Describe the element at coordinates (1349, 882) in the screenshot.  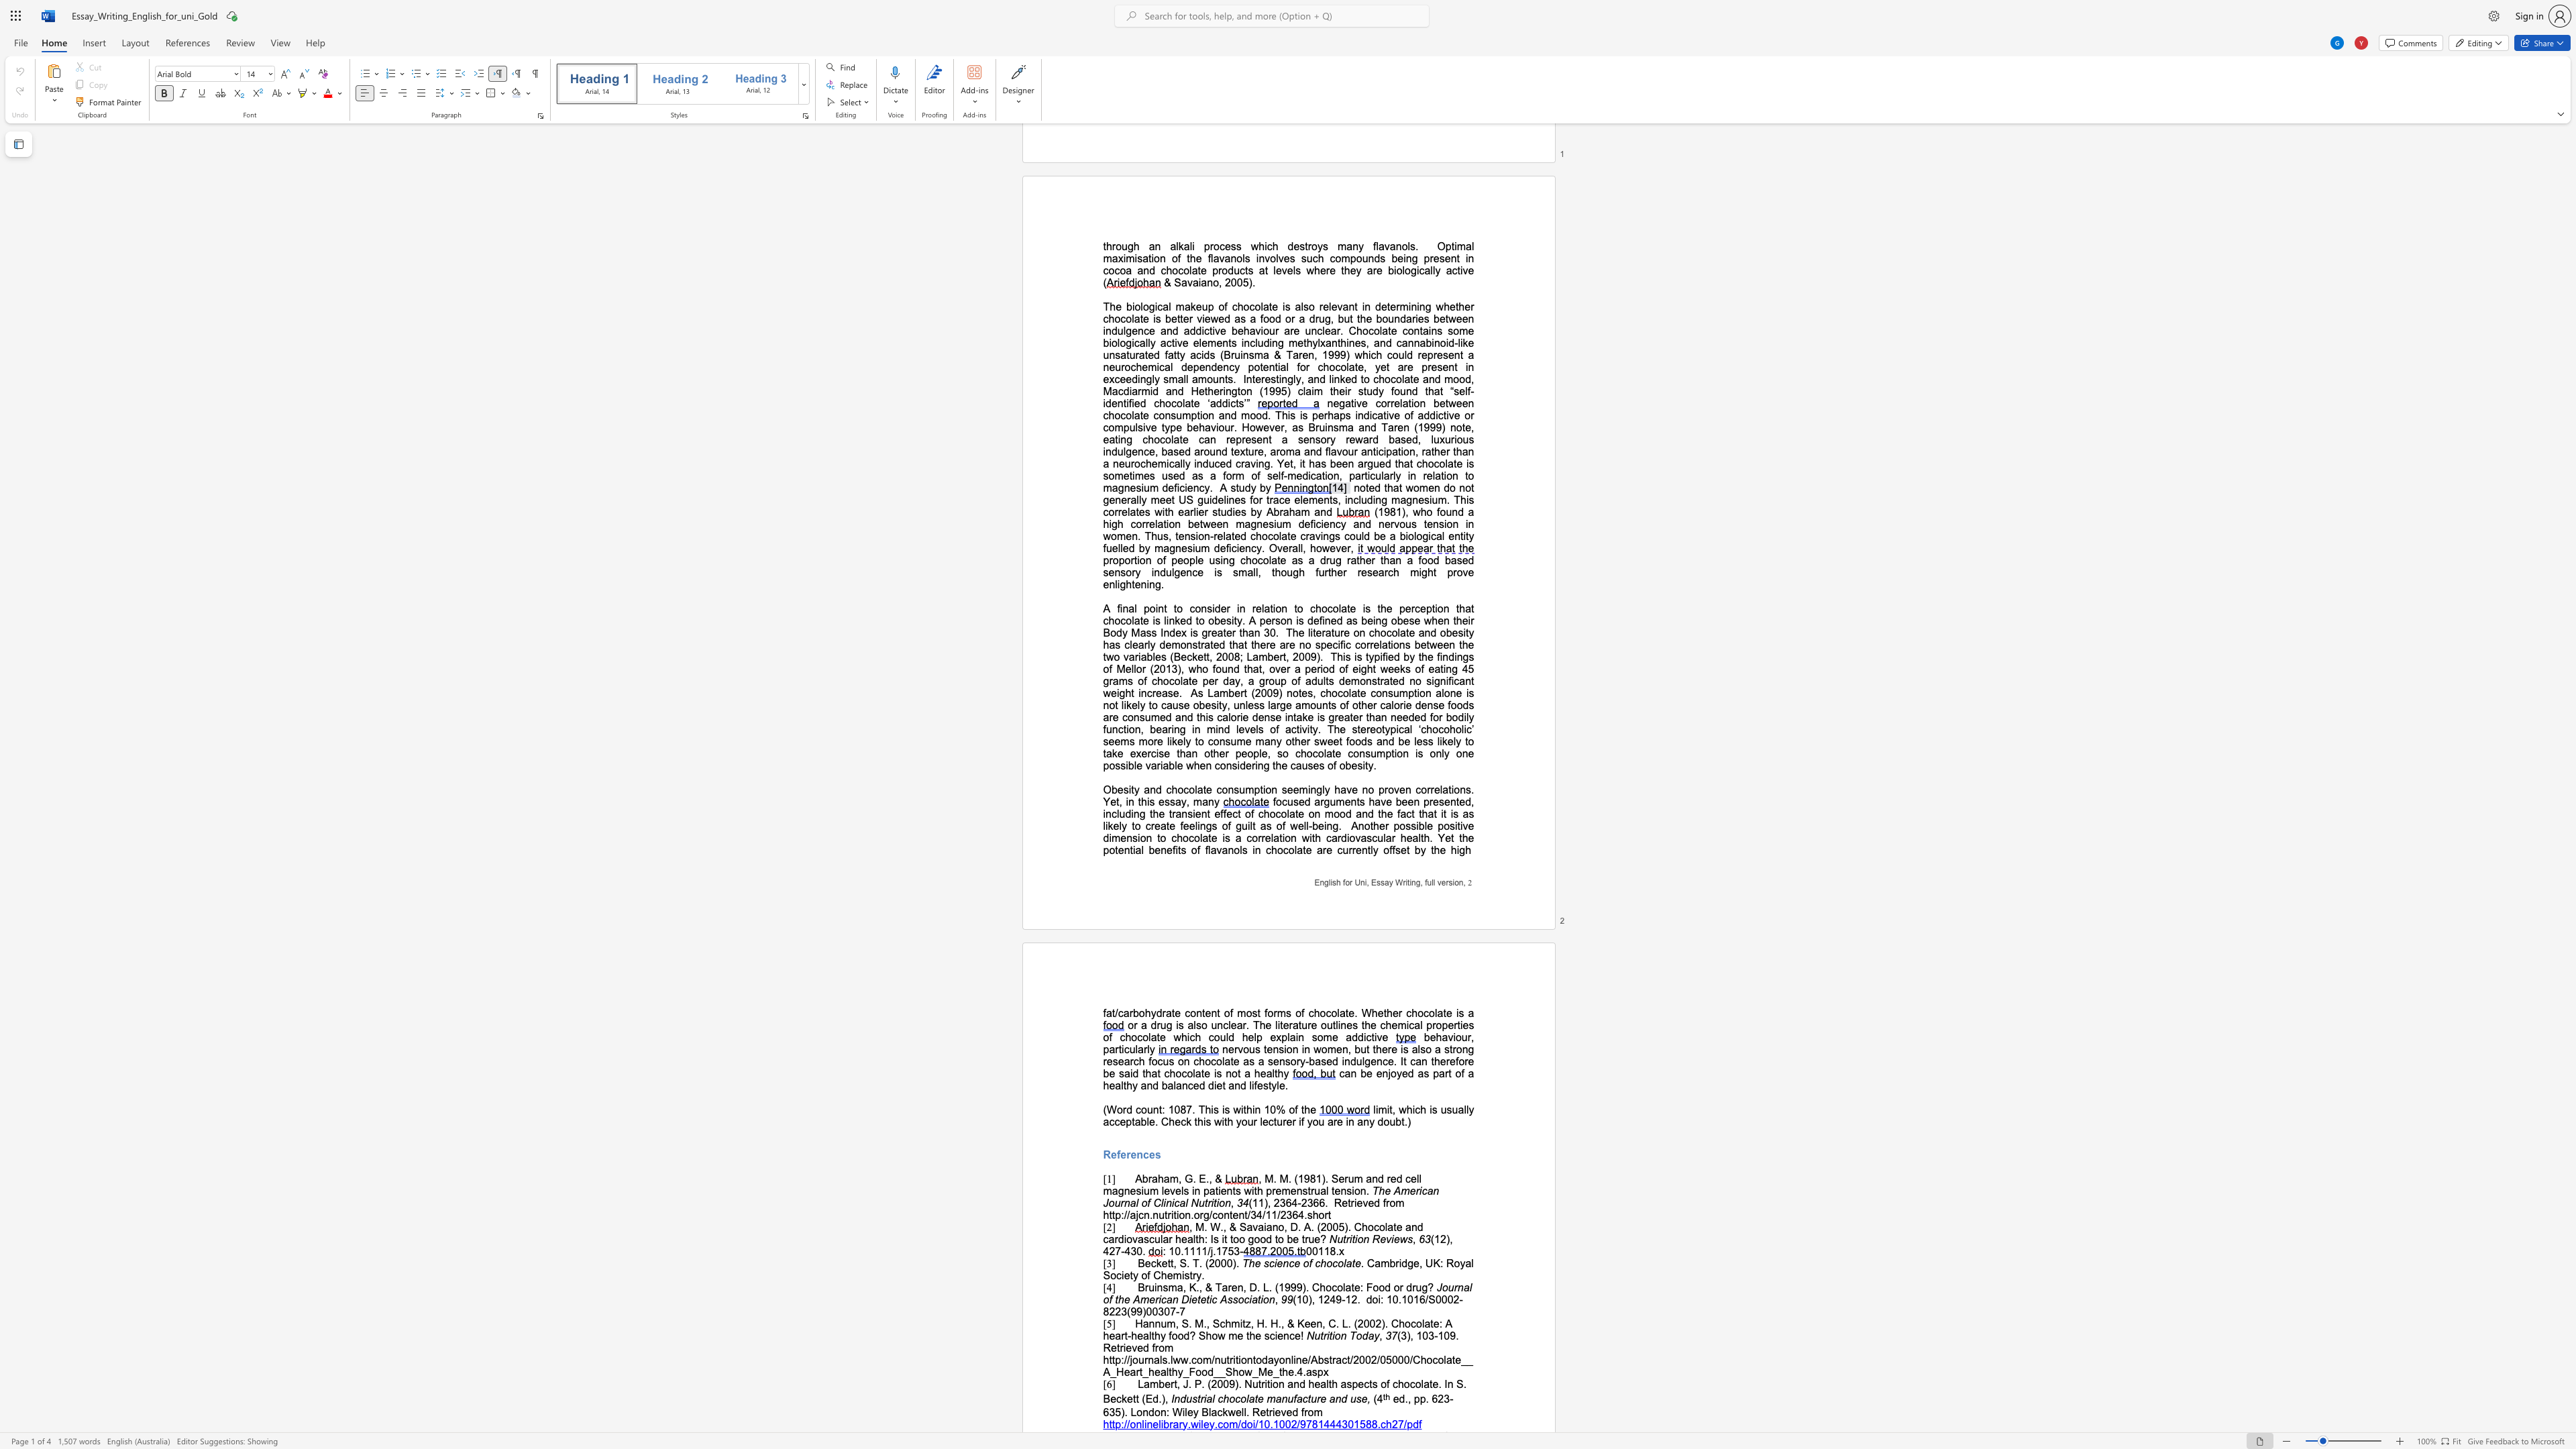
I see `the subset text "r Uni, Essay Writing, full version" within the text "English for Uni, Essay Writing, full version,"` at that location.